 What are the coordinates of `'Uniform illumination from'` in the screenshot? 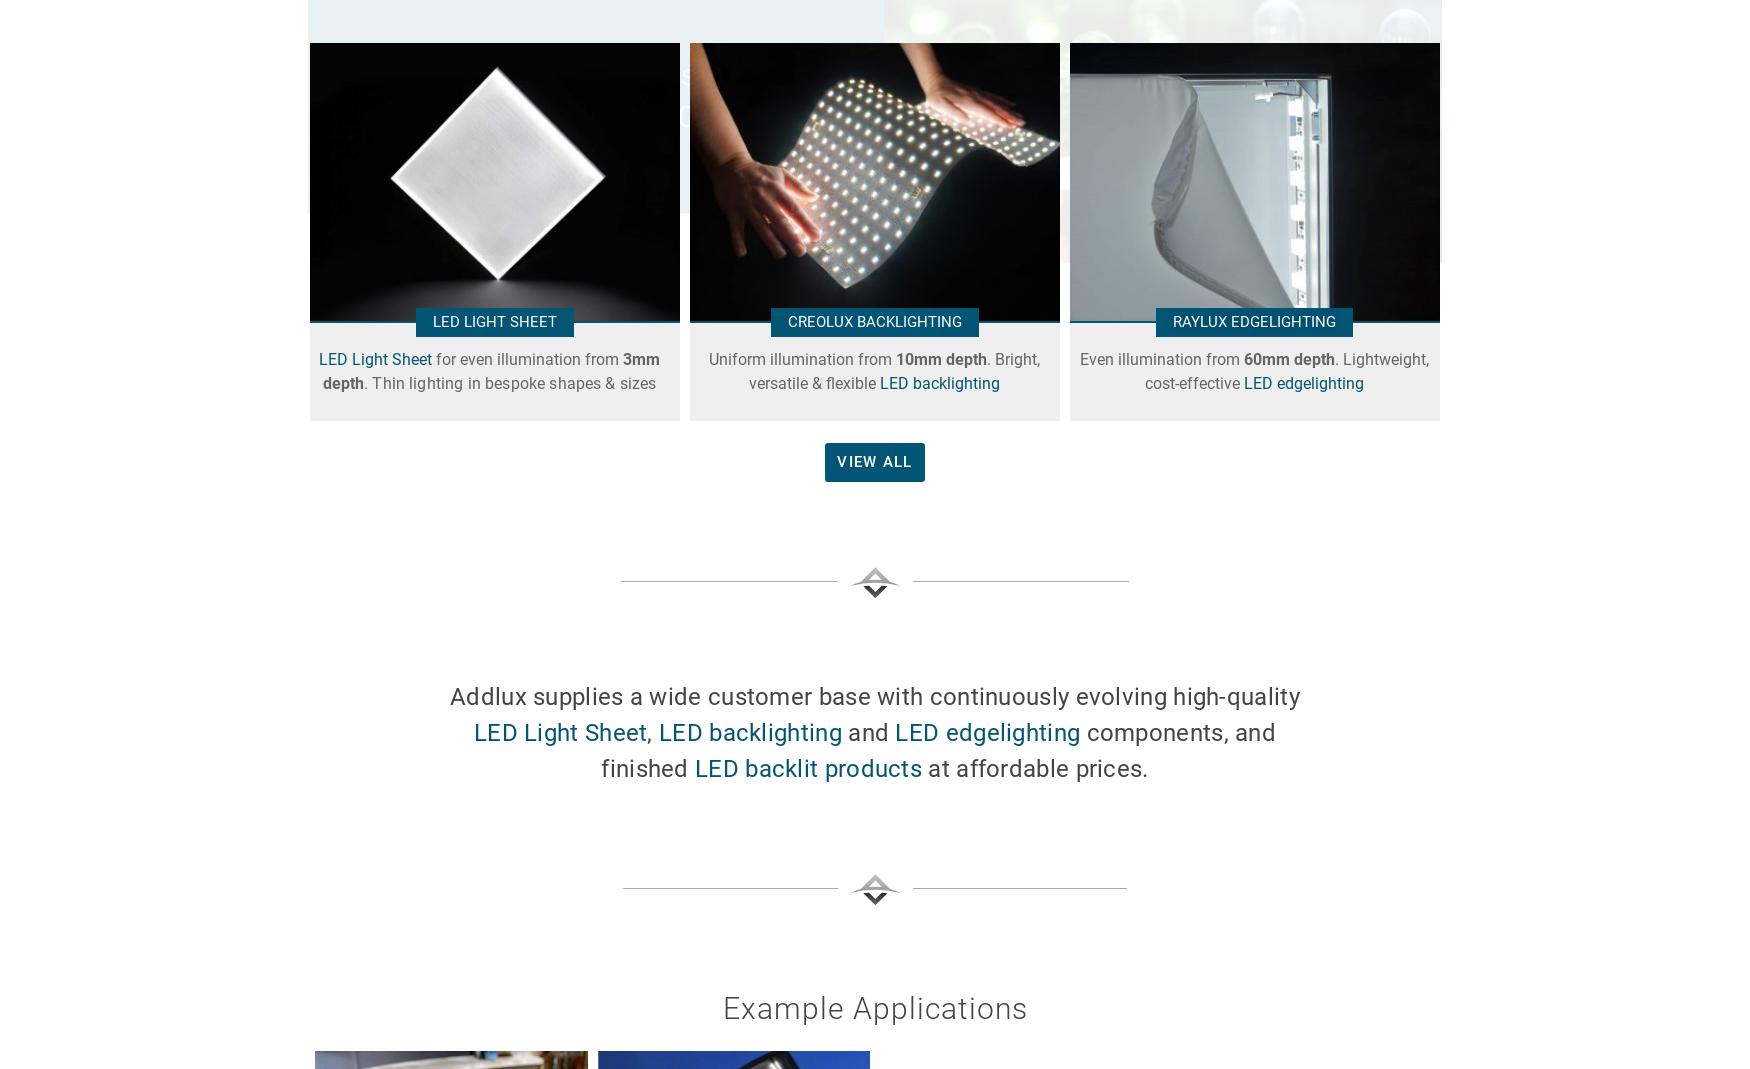 It's located at (801, 359).